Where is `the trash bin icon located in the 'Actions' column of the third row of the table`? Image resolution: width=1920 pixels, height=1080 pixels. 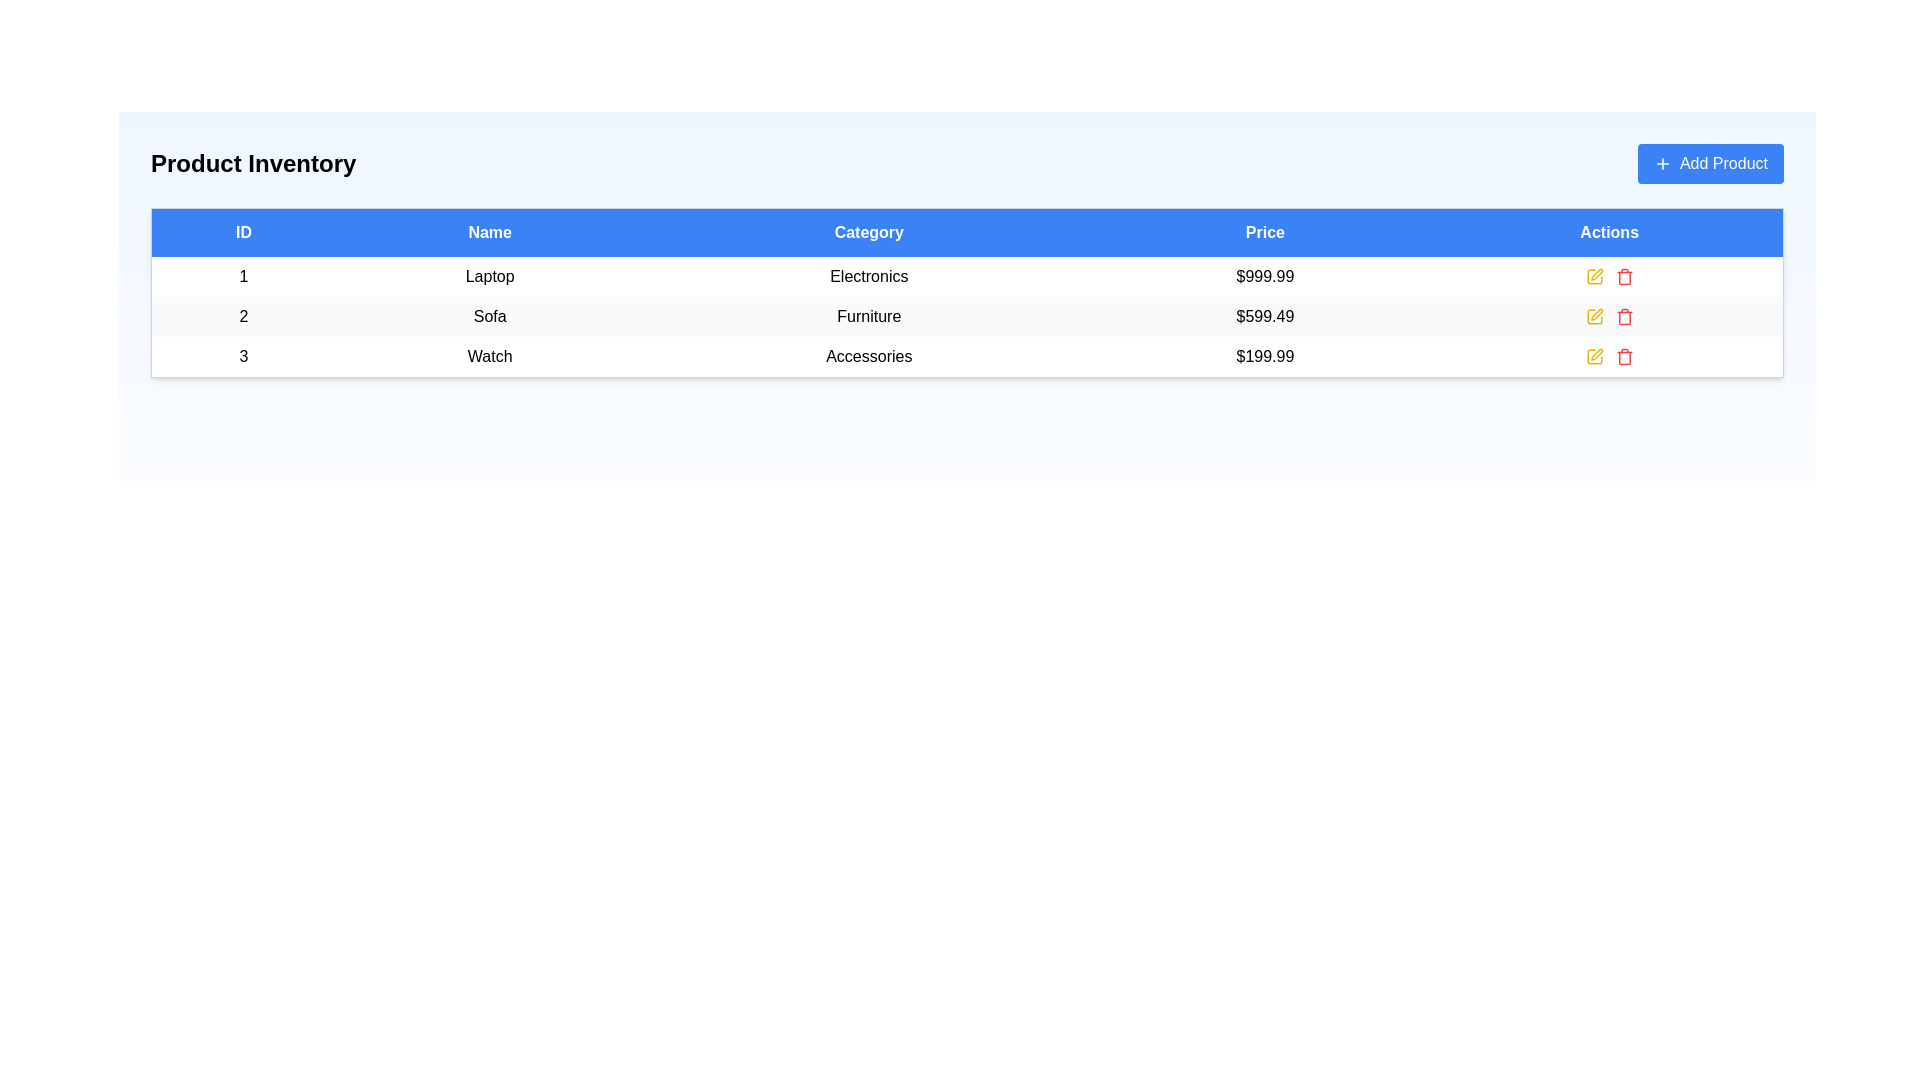
the trash bin icon located in the 'Actions' column of the third row of the table is located at coordinates (1624, 357).